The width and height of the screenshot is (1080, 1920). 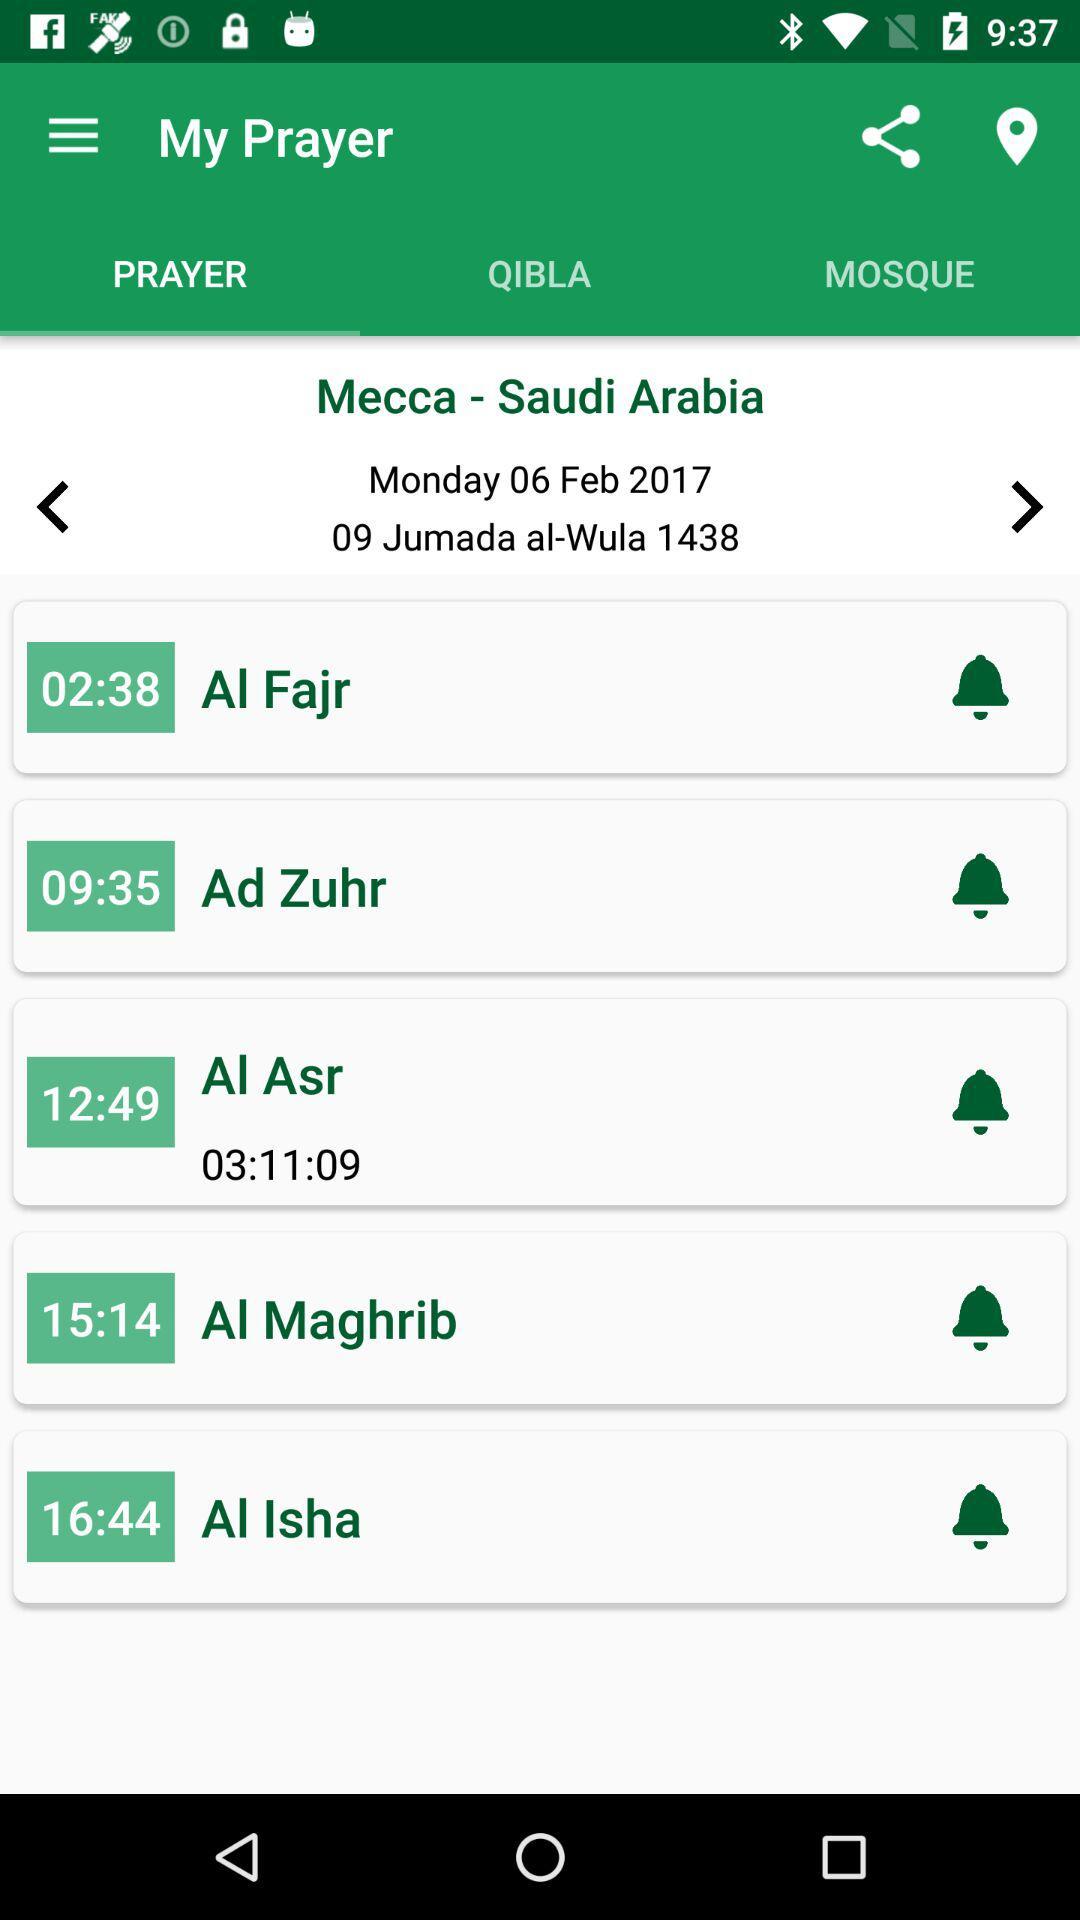 What do you see at coordinates (100, 1516) in the screenshot?
I see `the item next to al isha` at bounding box center [100, 1516].